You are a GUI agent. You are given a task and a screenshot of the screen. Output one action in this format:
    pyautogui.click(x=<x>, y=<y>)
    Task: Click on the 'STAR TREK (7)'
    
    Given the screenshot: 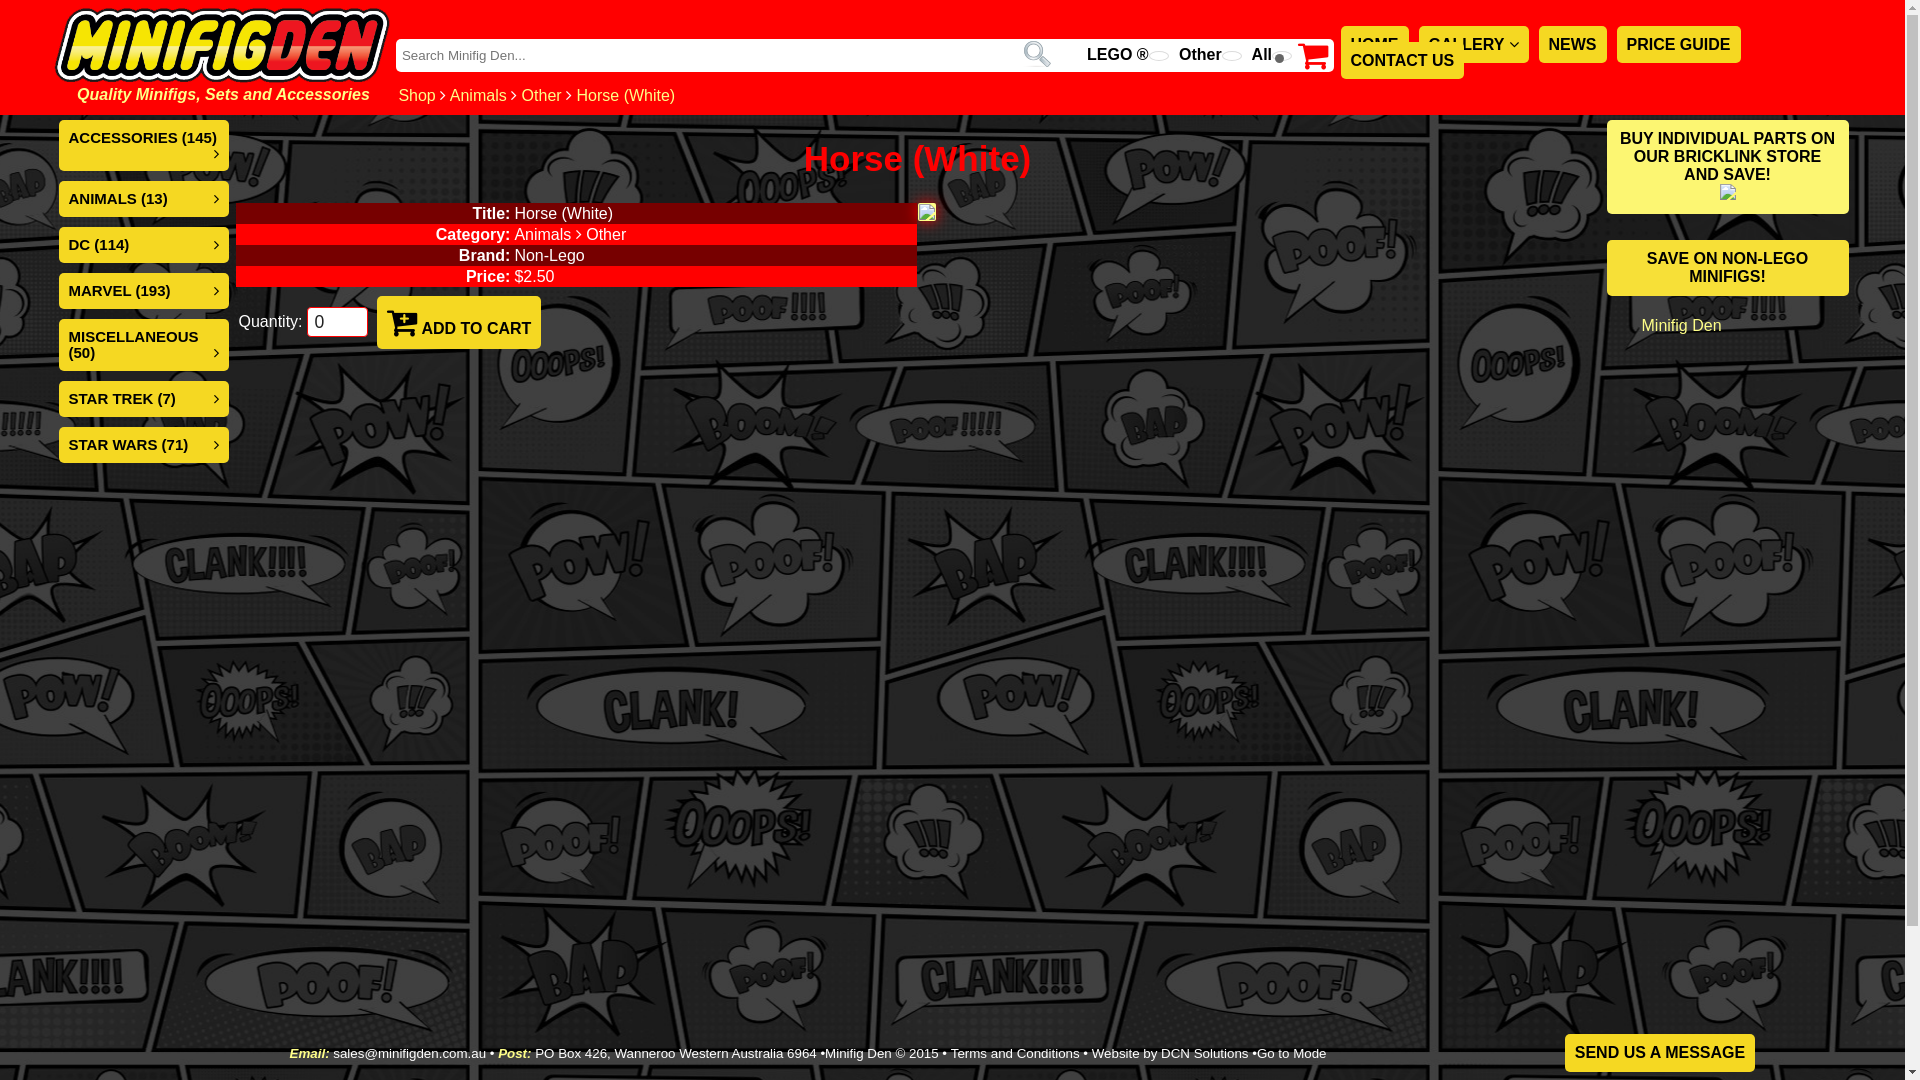 What is the action you would take?
    pyautogui.click(x=120, y=398)
    